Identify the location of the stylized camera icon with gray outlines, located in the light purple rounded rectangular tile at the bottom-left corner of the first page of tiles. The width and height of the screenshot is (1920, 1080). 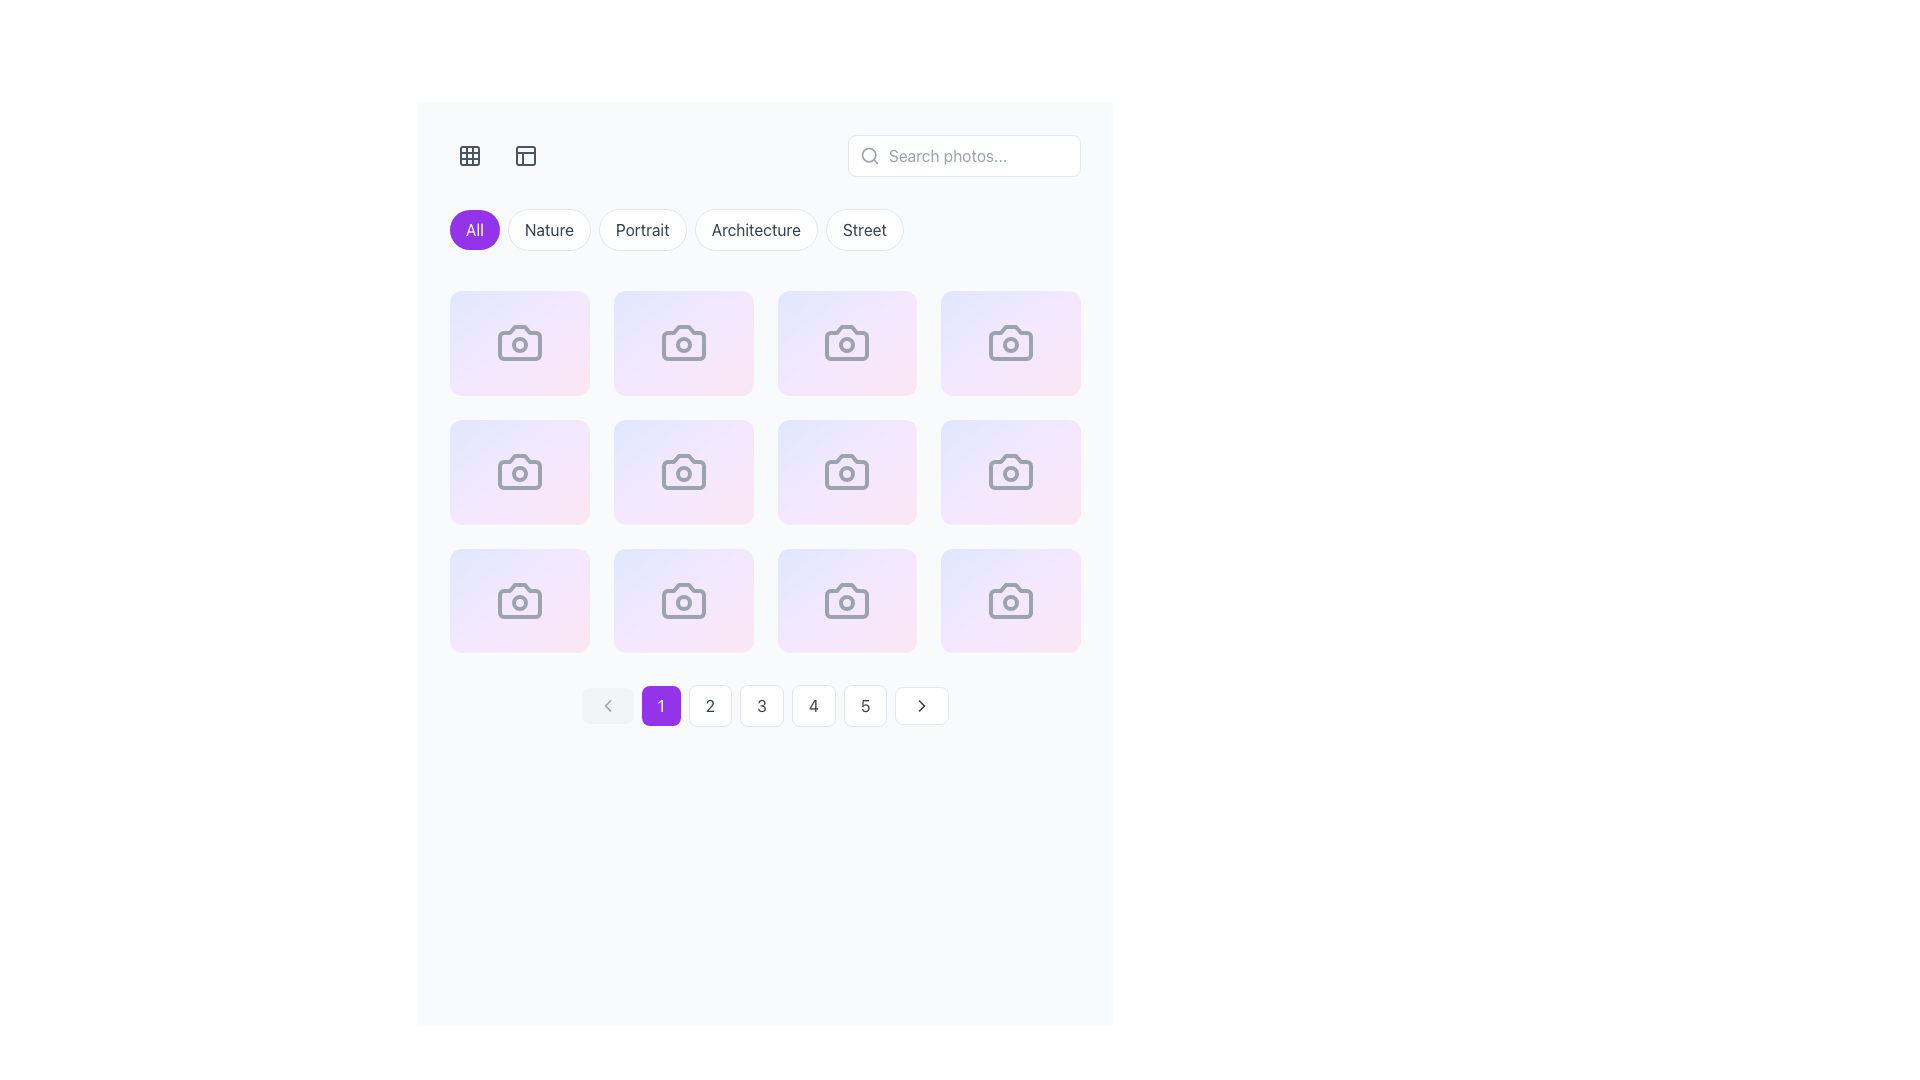
(519, 600).